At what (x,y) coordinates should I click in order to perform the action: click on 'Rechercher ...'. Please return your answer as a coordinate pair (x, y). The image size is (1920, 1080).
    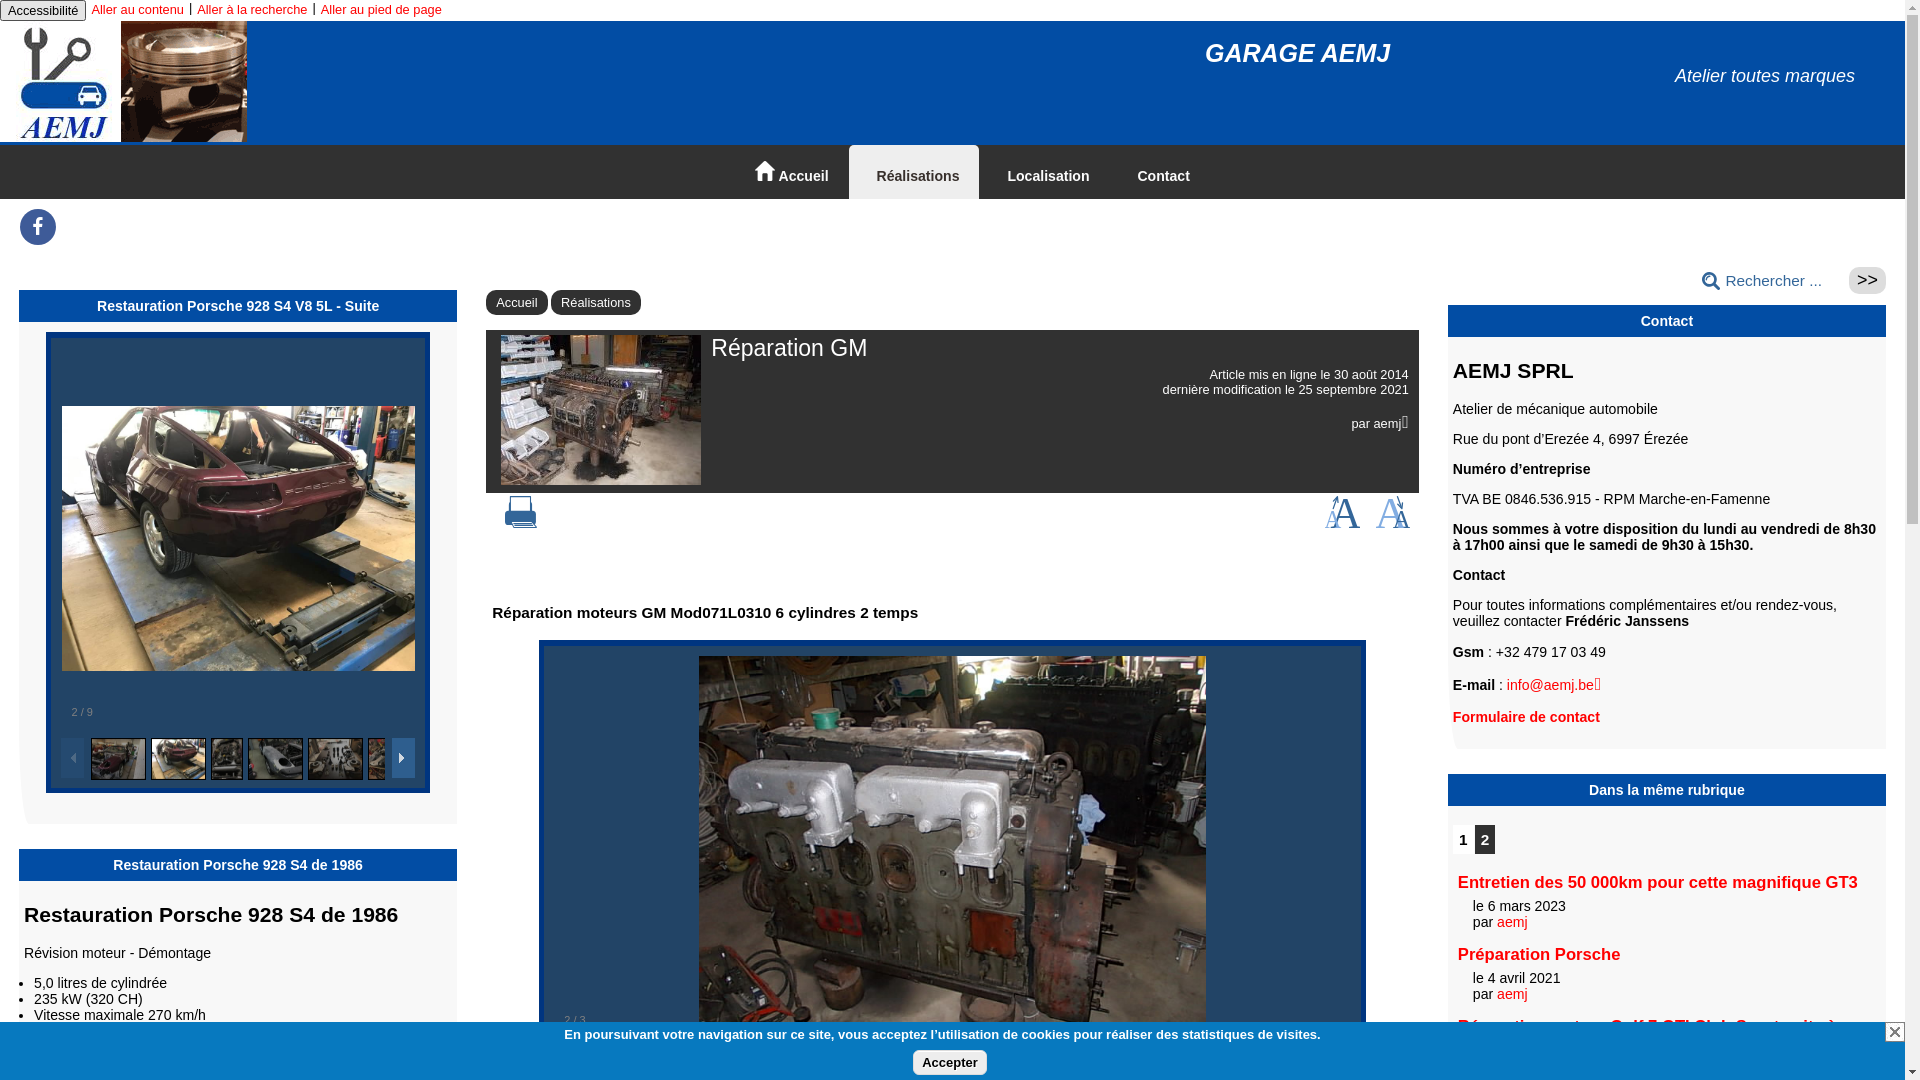
    Looking at the image, I should click on (1693, 281).